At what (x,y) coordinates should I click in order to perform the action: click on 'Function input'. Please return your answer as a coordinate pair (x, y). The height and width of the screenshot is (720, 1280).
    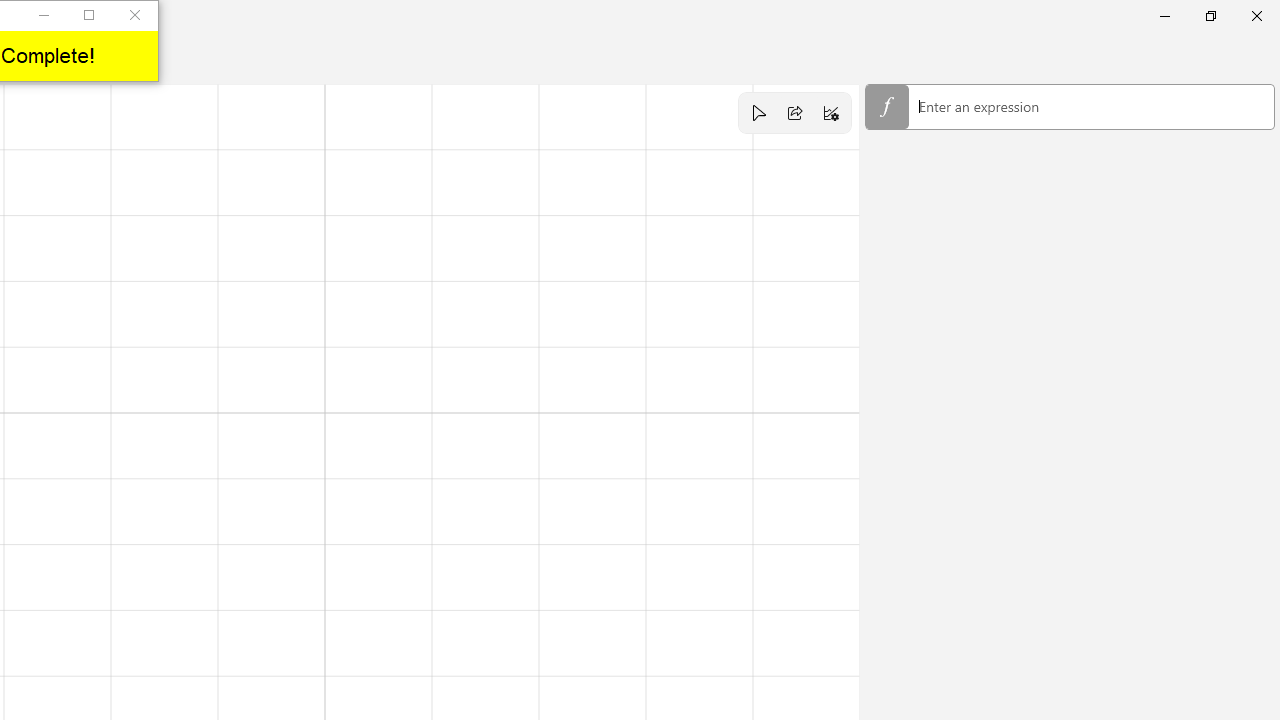
    Looking at the image, I should click on (1069, 108).